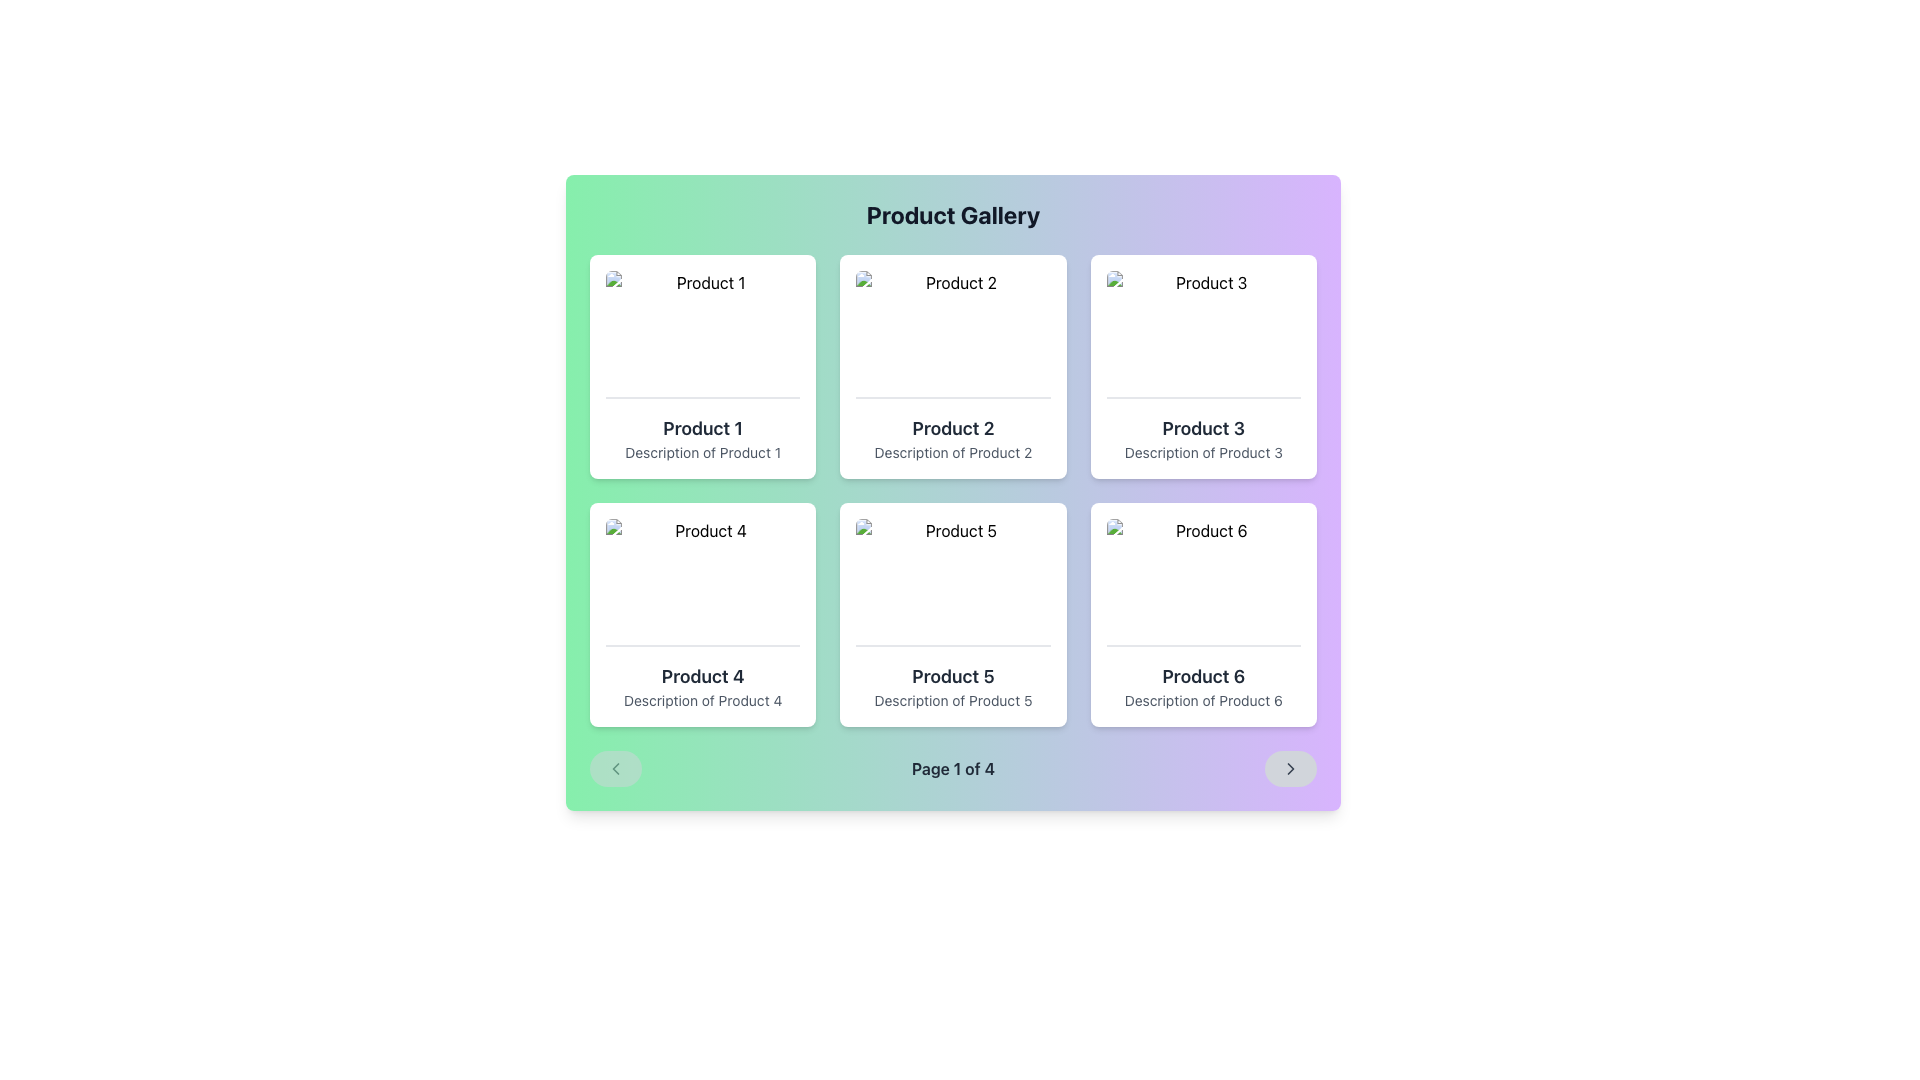 The height and width of the screenshot is (1080, 1920). What do you see at coordinates (1202, 700) in the screenshot?
I see `the Text Label that provides additional information about Product 6, located at the bottom-right card, last in the second row of the grid layout` at bounding box center [1202, 700].